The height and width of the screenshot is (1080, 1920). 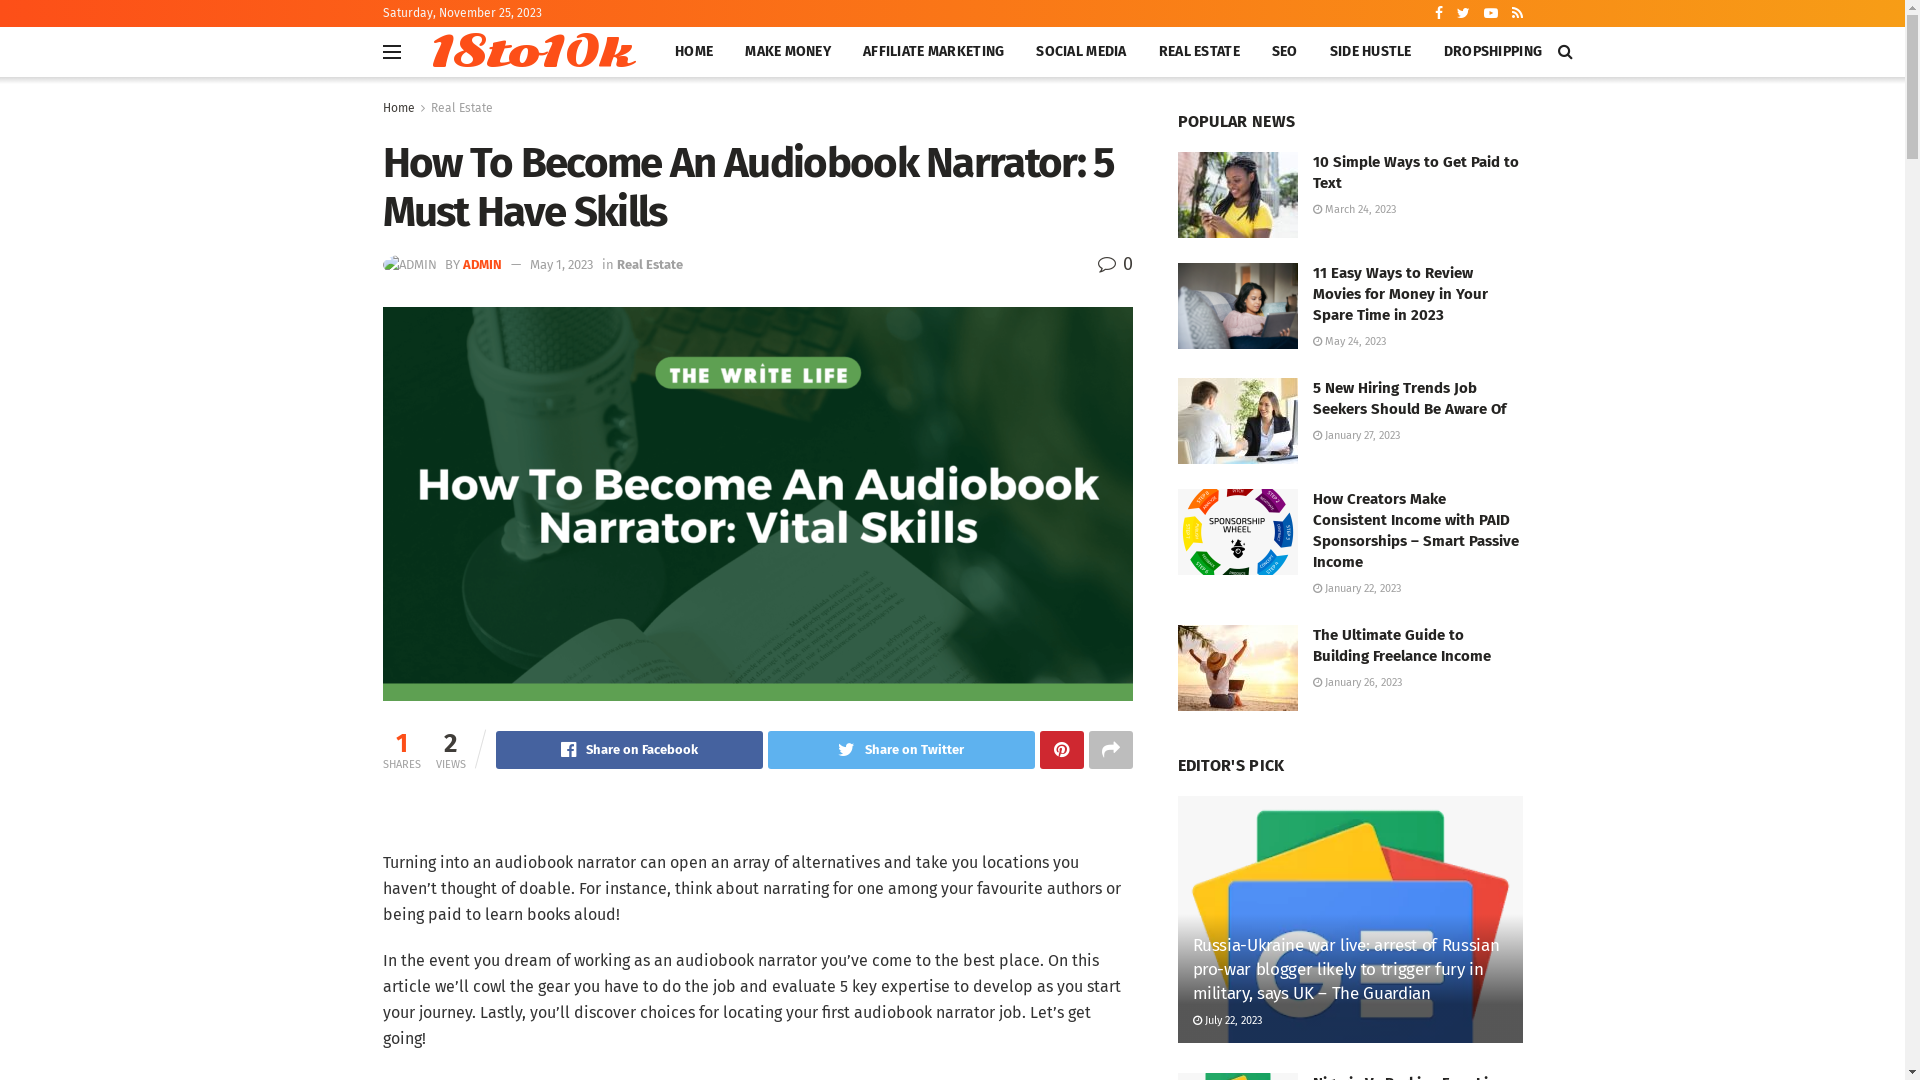 What do you see at coordinates (1199, 50) in the screenshot?
I see `'REAL ESTATE'` at bounding box center [1199, 50].